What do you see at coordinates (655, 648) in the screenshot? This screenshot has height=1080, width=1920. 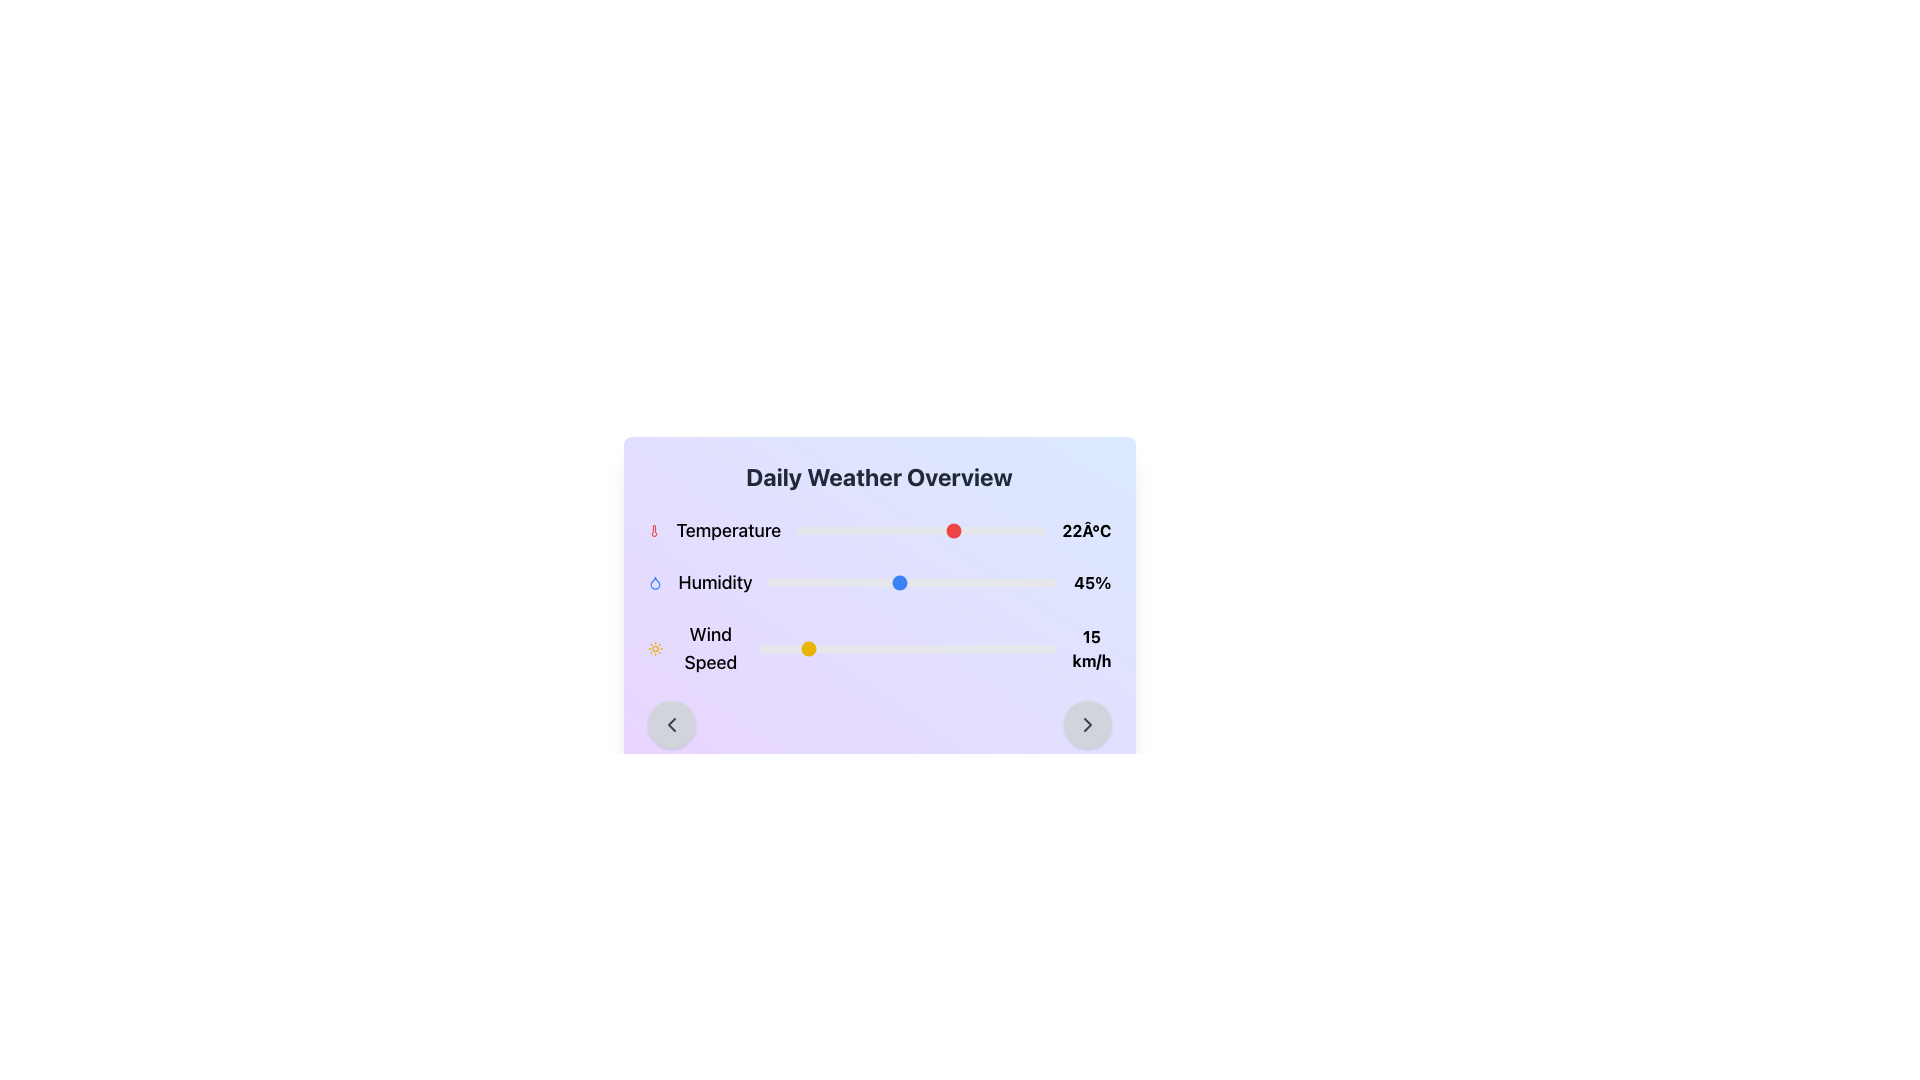 I see `the weather icon located to the left of the 'Wind Speed' text, which is the first element in its group and positioned above the '15 km/h' value` at bounding box center [655, 648].